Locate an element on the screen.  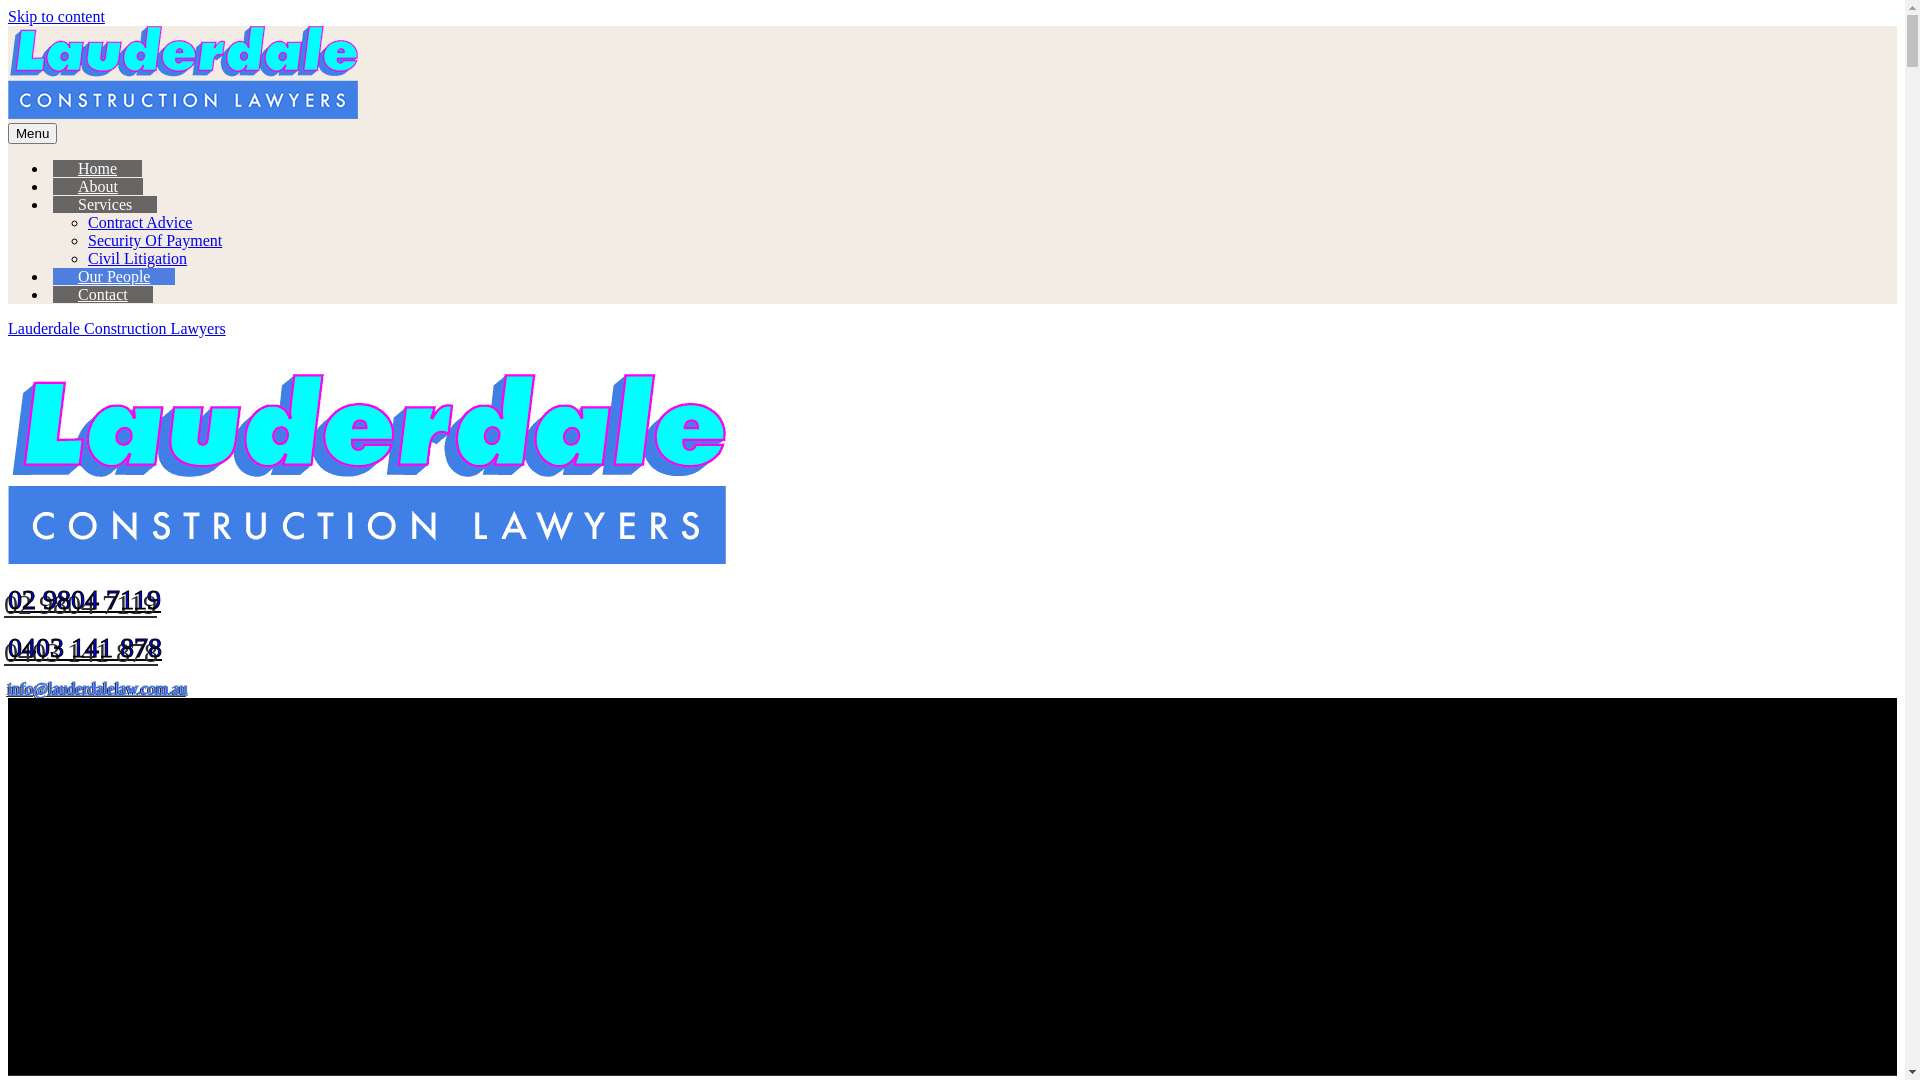
'Security Of Payment' is located at coordinates (153, 239).